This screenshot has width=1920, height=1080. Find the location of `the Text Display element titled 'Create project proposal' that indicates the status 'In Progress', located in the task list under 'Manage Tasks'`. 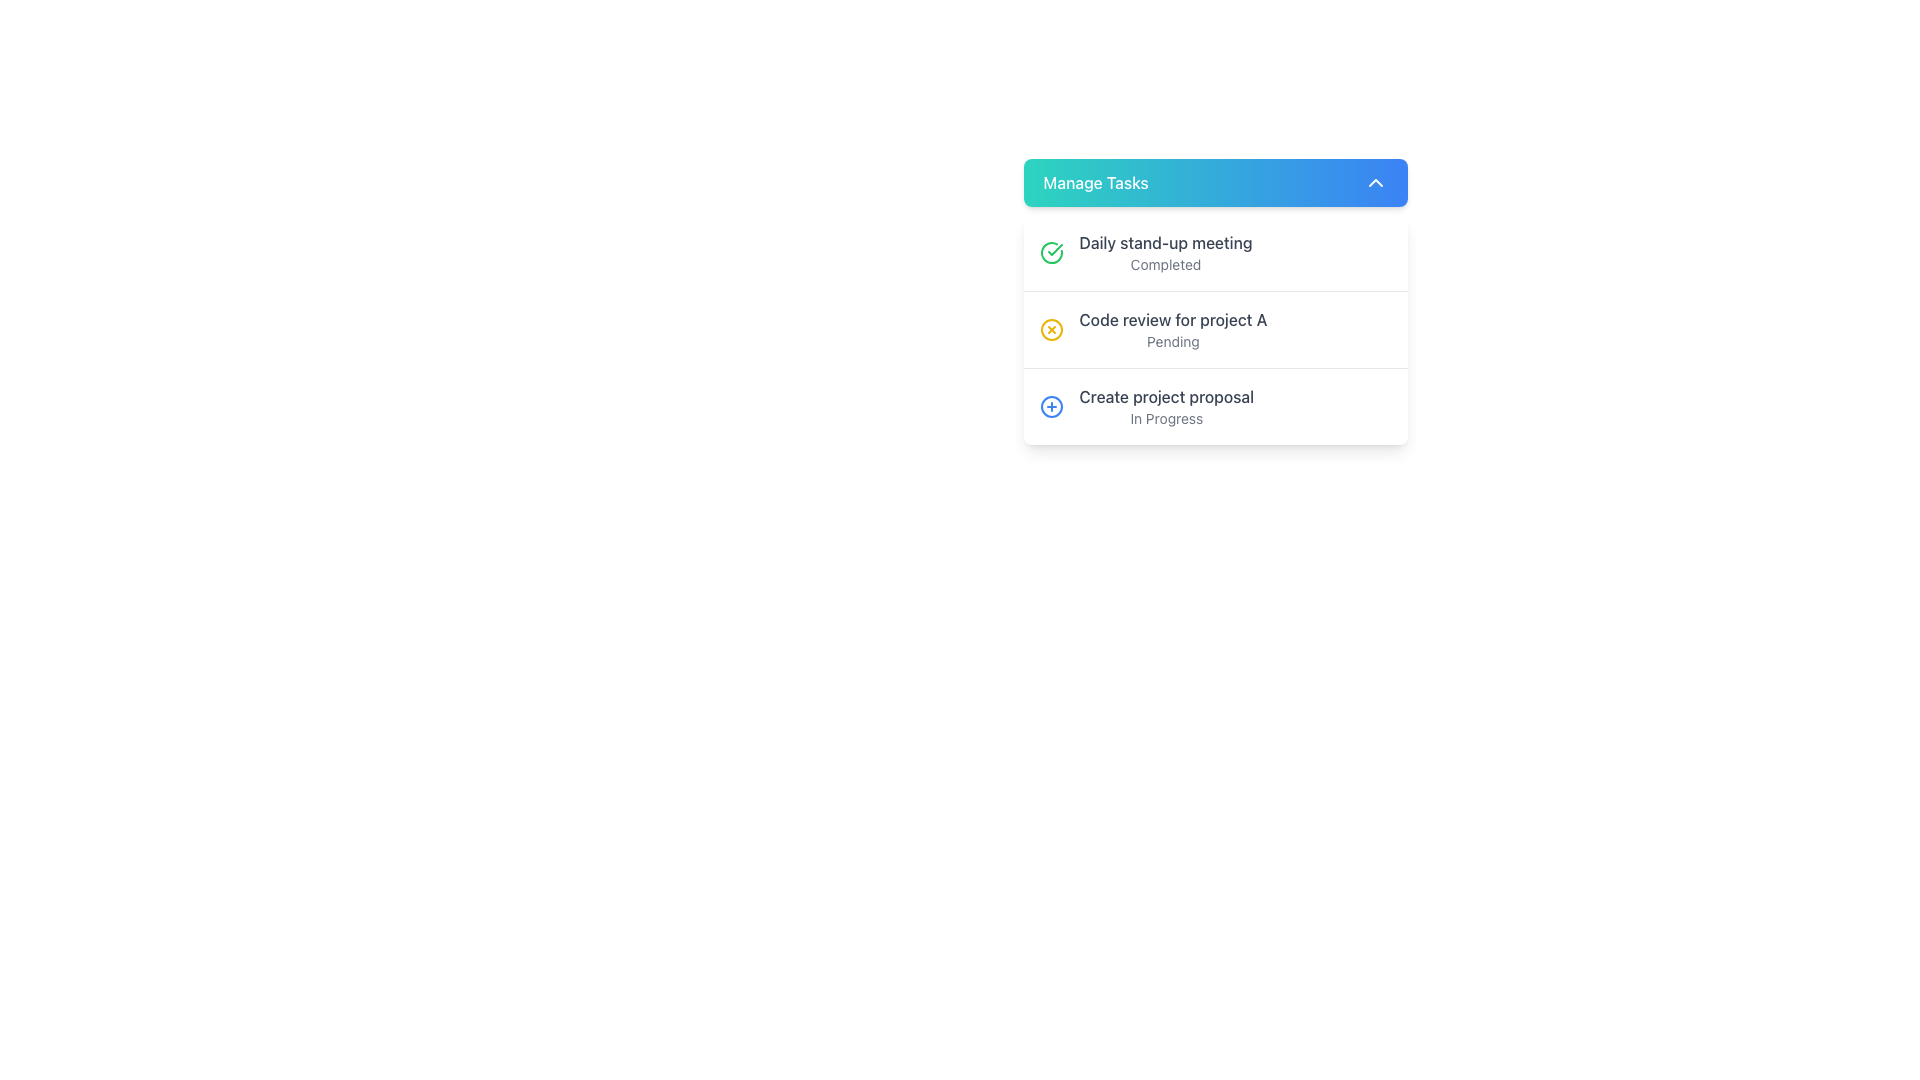

the Text Display element titled 'Create project proposal' that indicates the status 'In Progress', located in the task list under 'Manage Tasks' is located at coordinates (1166, 406).